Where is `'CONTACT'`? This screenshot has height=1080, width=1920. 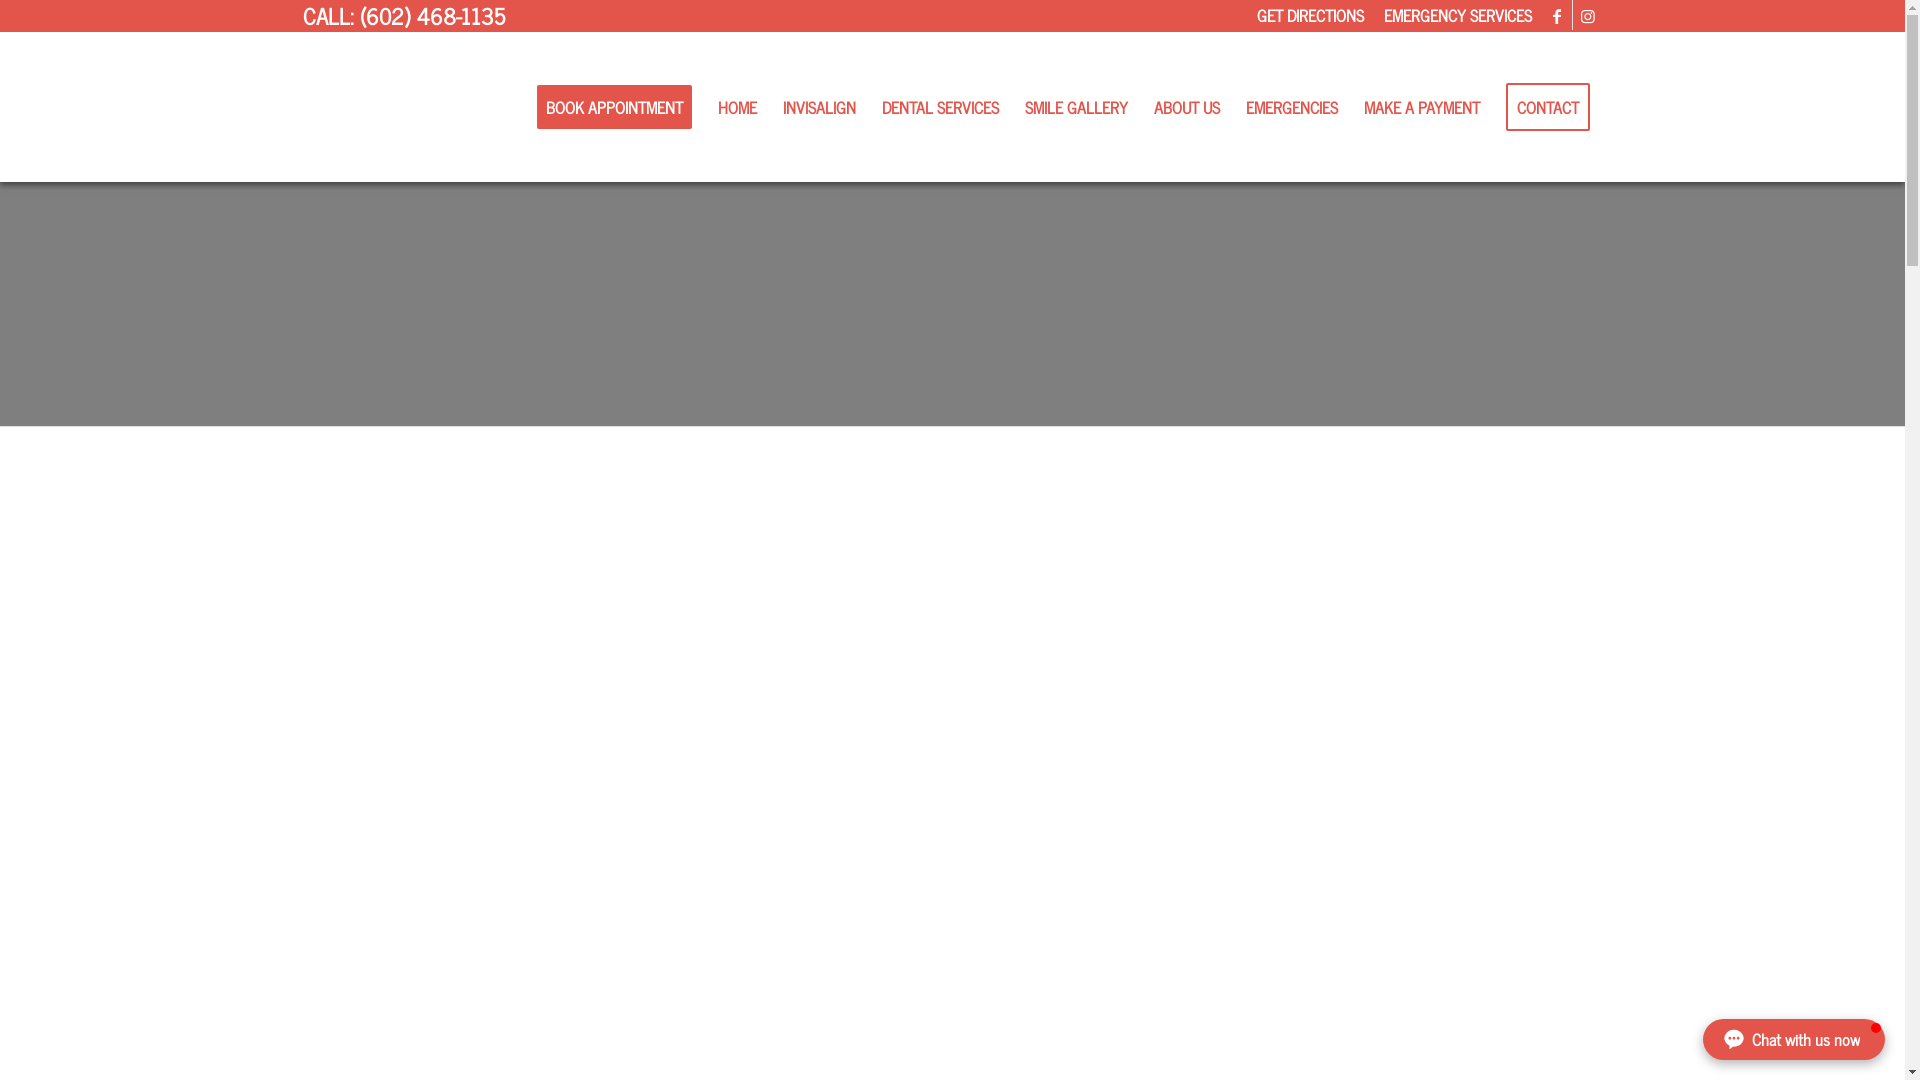
'CONTACT' is located at coordinates (1492, 107).